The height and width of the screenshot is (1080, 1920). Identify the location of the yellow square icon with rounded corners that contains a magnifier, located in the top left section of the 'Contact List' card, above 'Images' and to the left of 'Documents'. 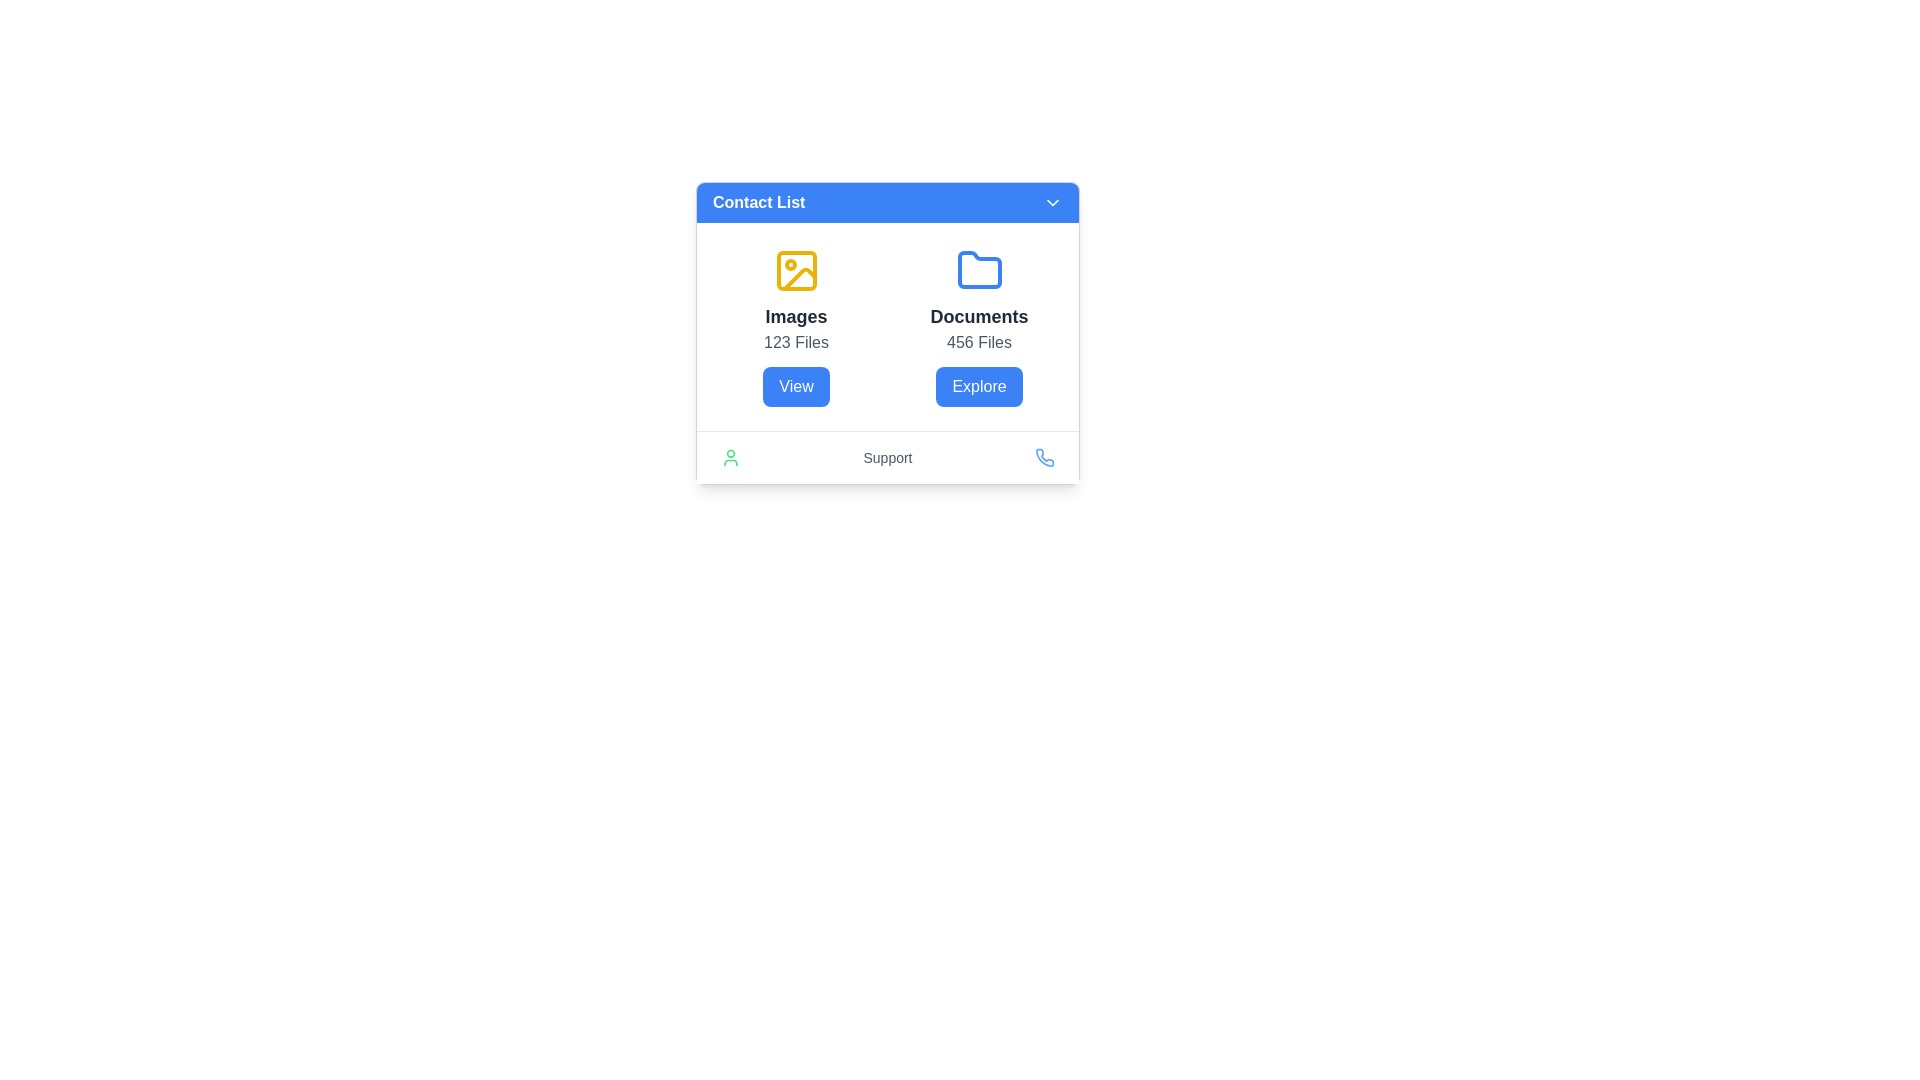
(795, 270).